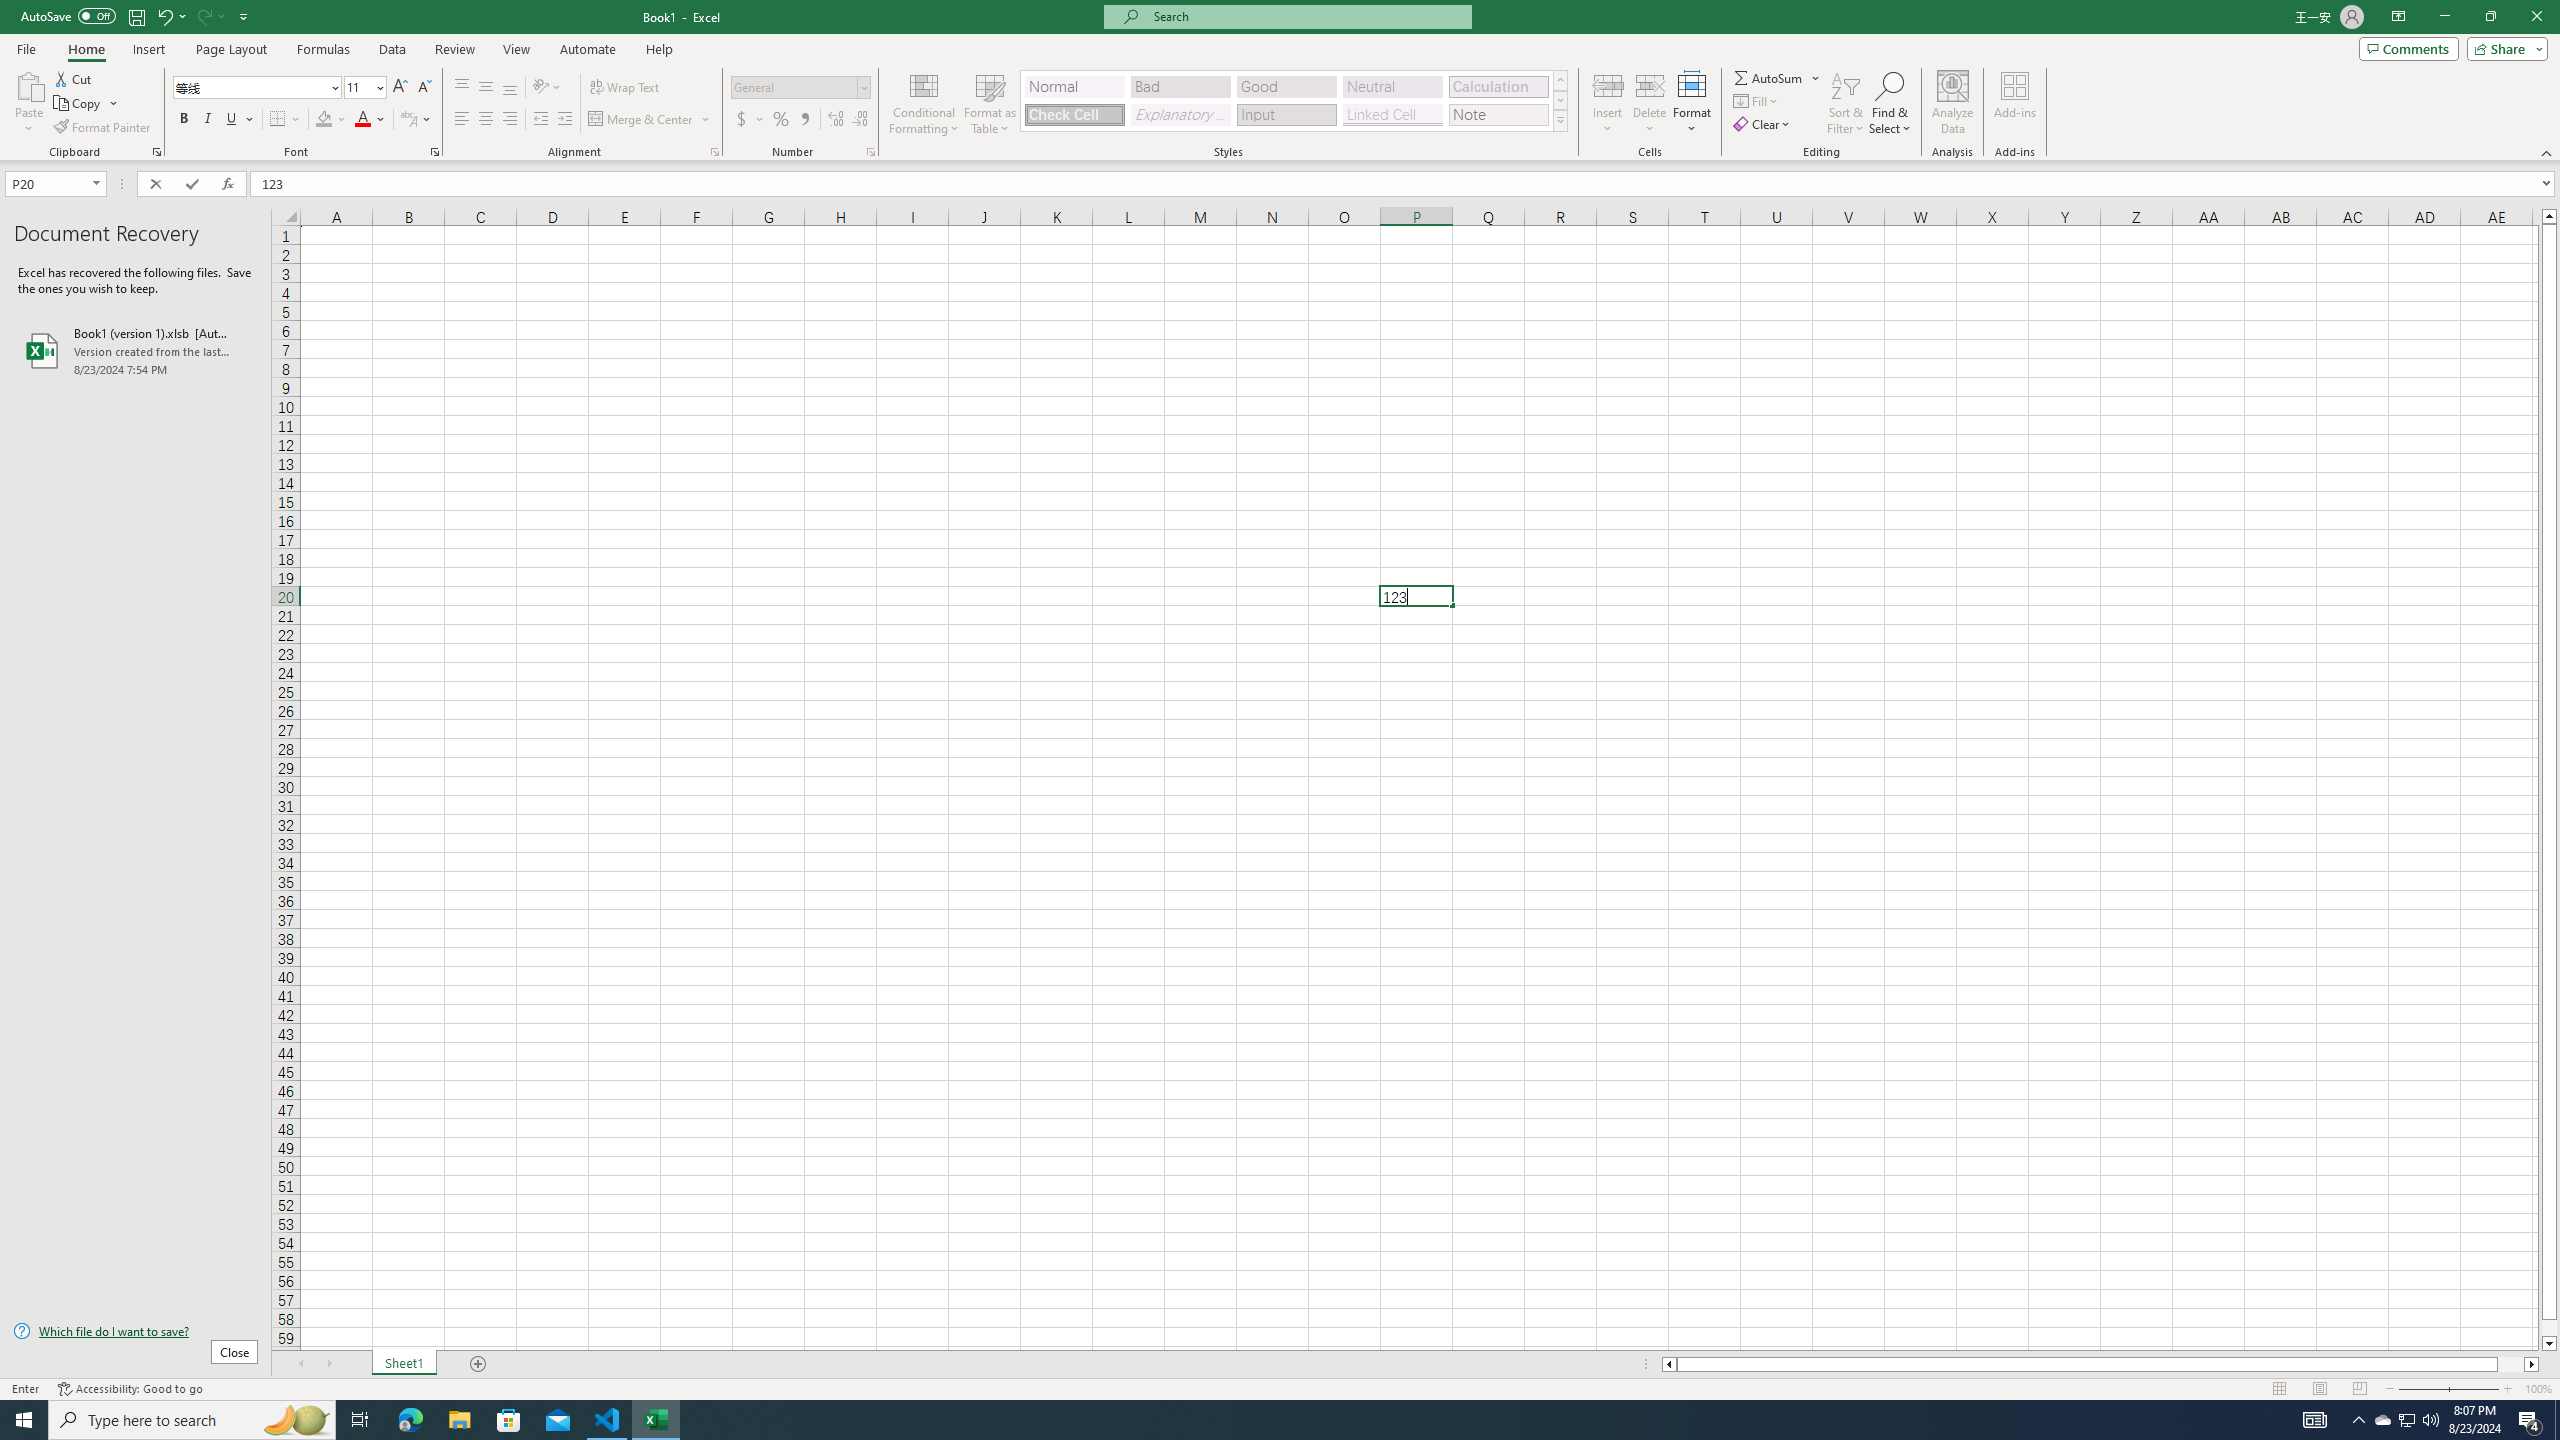 Image resolution: width=2560 pixels, height=1440 pixels. Describe the element at coordinates (1075, 114) in the screenshot. I see `'Check Cell'` at that location.